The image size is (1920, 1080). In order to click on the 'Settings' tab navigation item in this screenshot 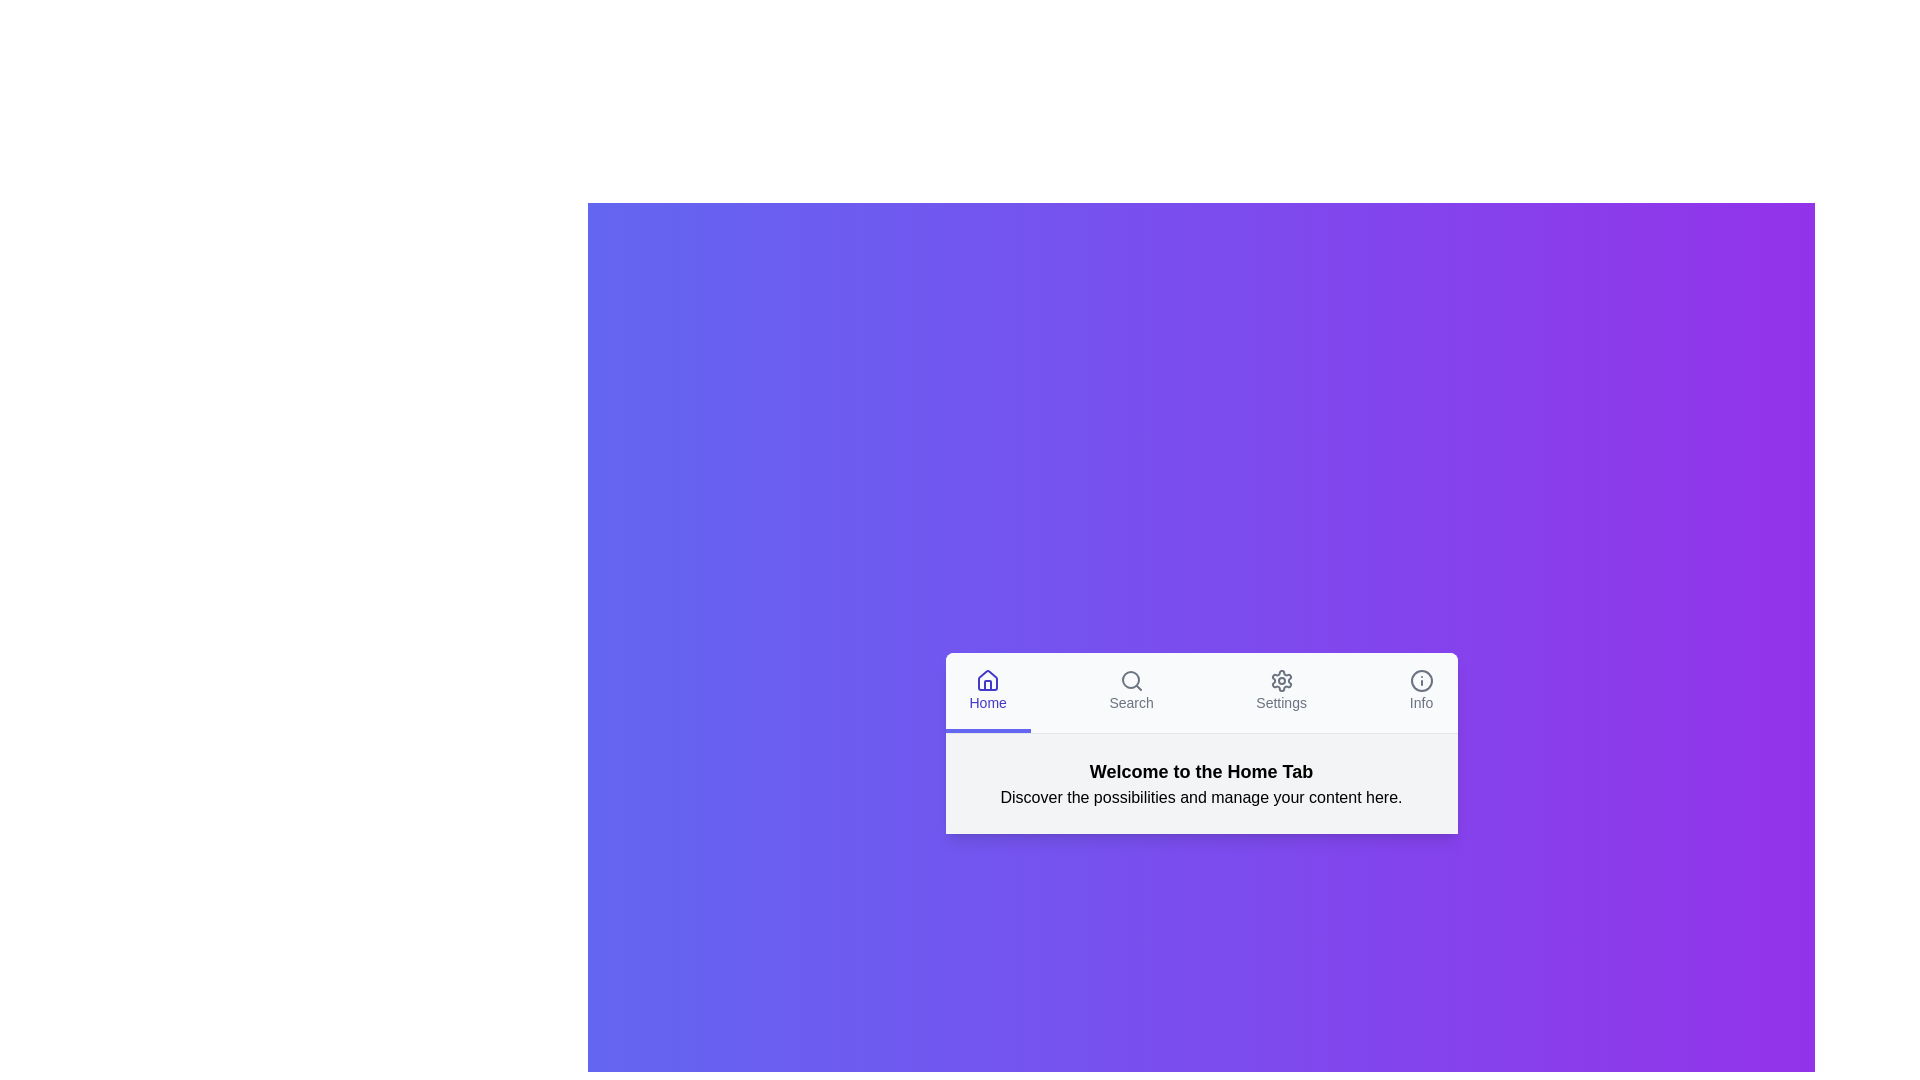, I will do `click(1281, 691)`.